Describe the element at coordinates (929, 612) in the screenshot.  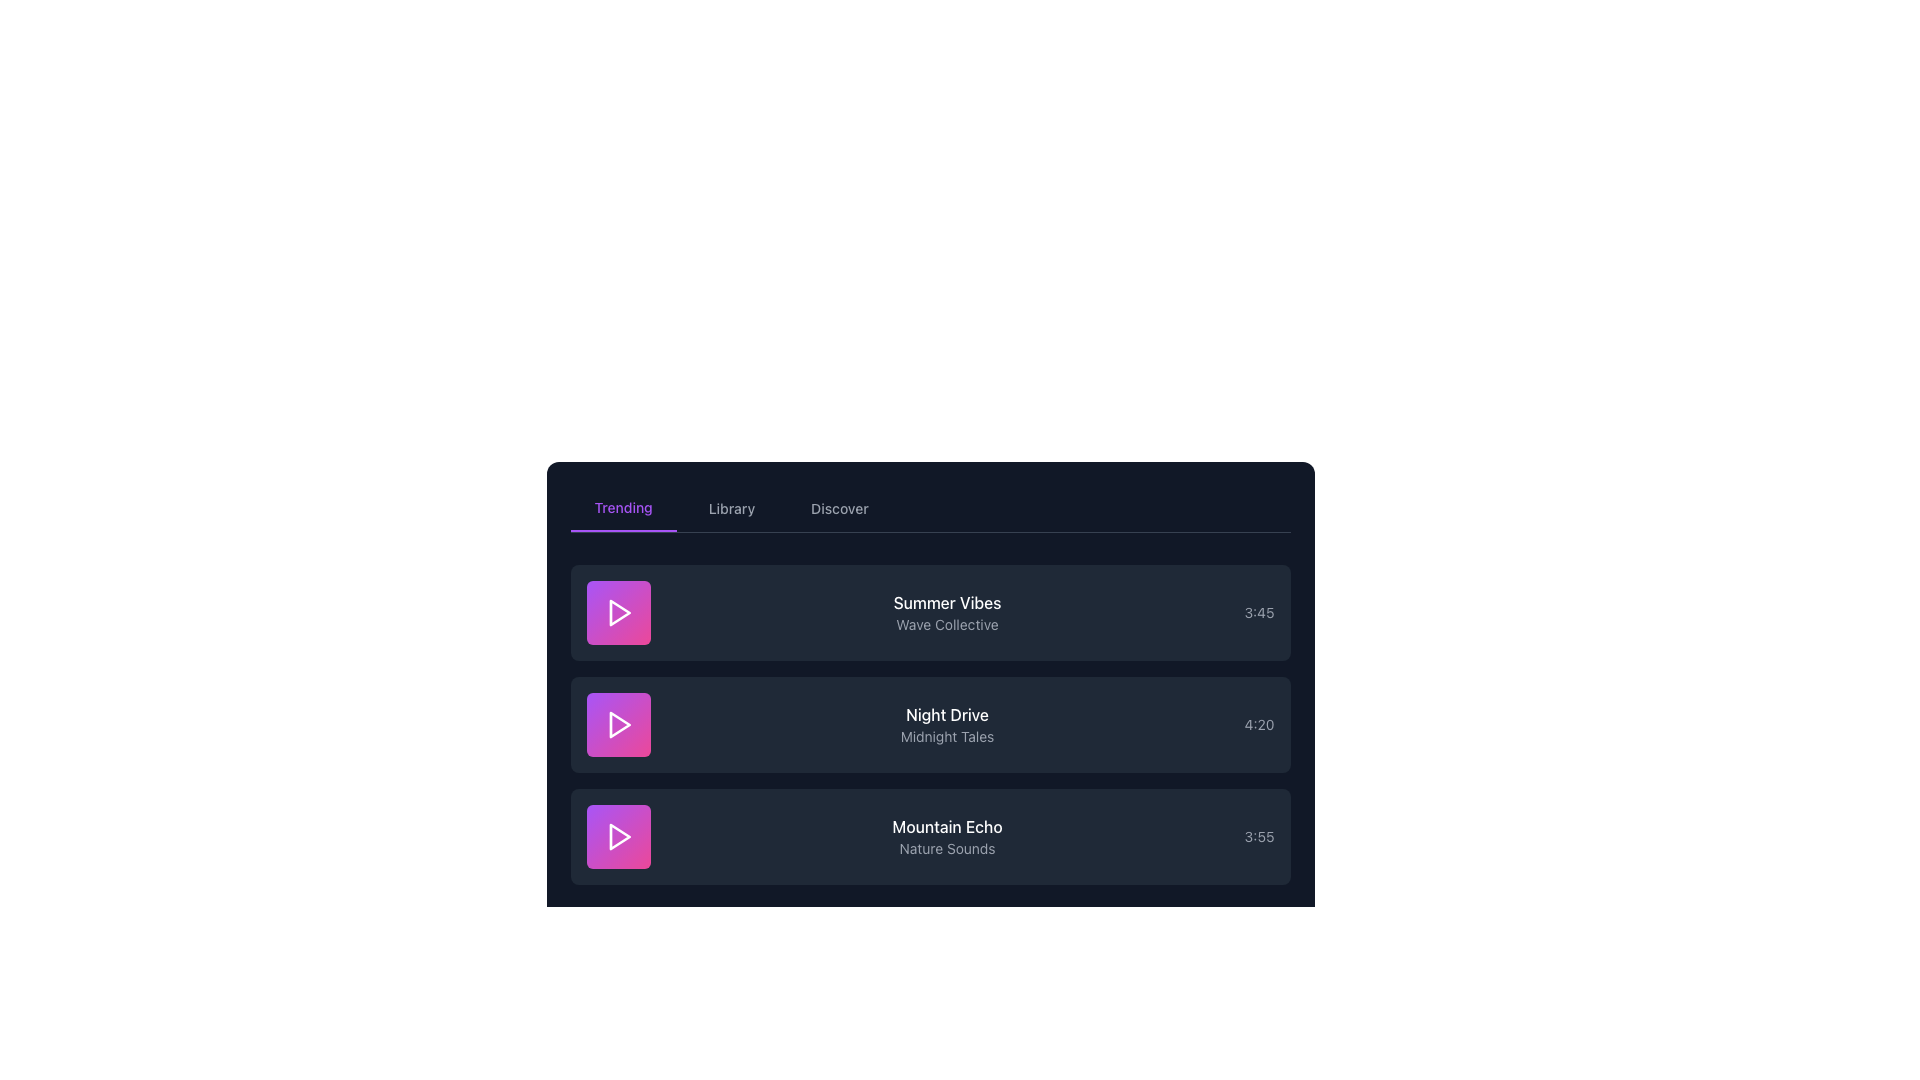
I see `the first interactive card representing a song or audio track located just below the horizontal navigation bar` at that location.